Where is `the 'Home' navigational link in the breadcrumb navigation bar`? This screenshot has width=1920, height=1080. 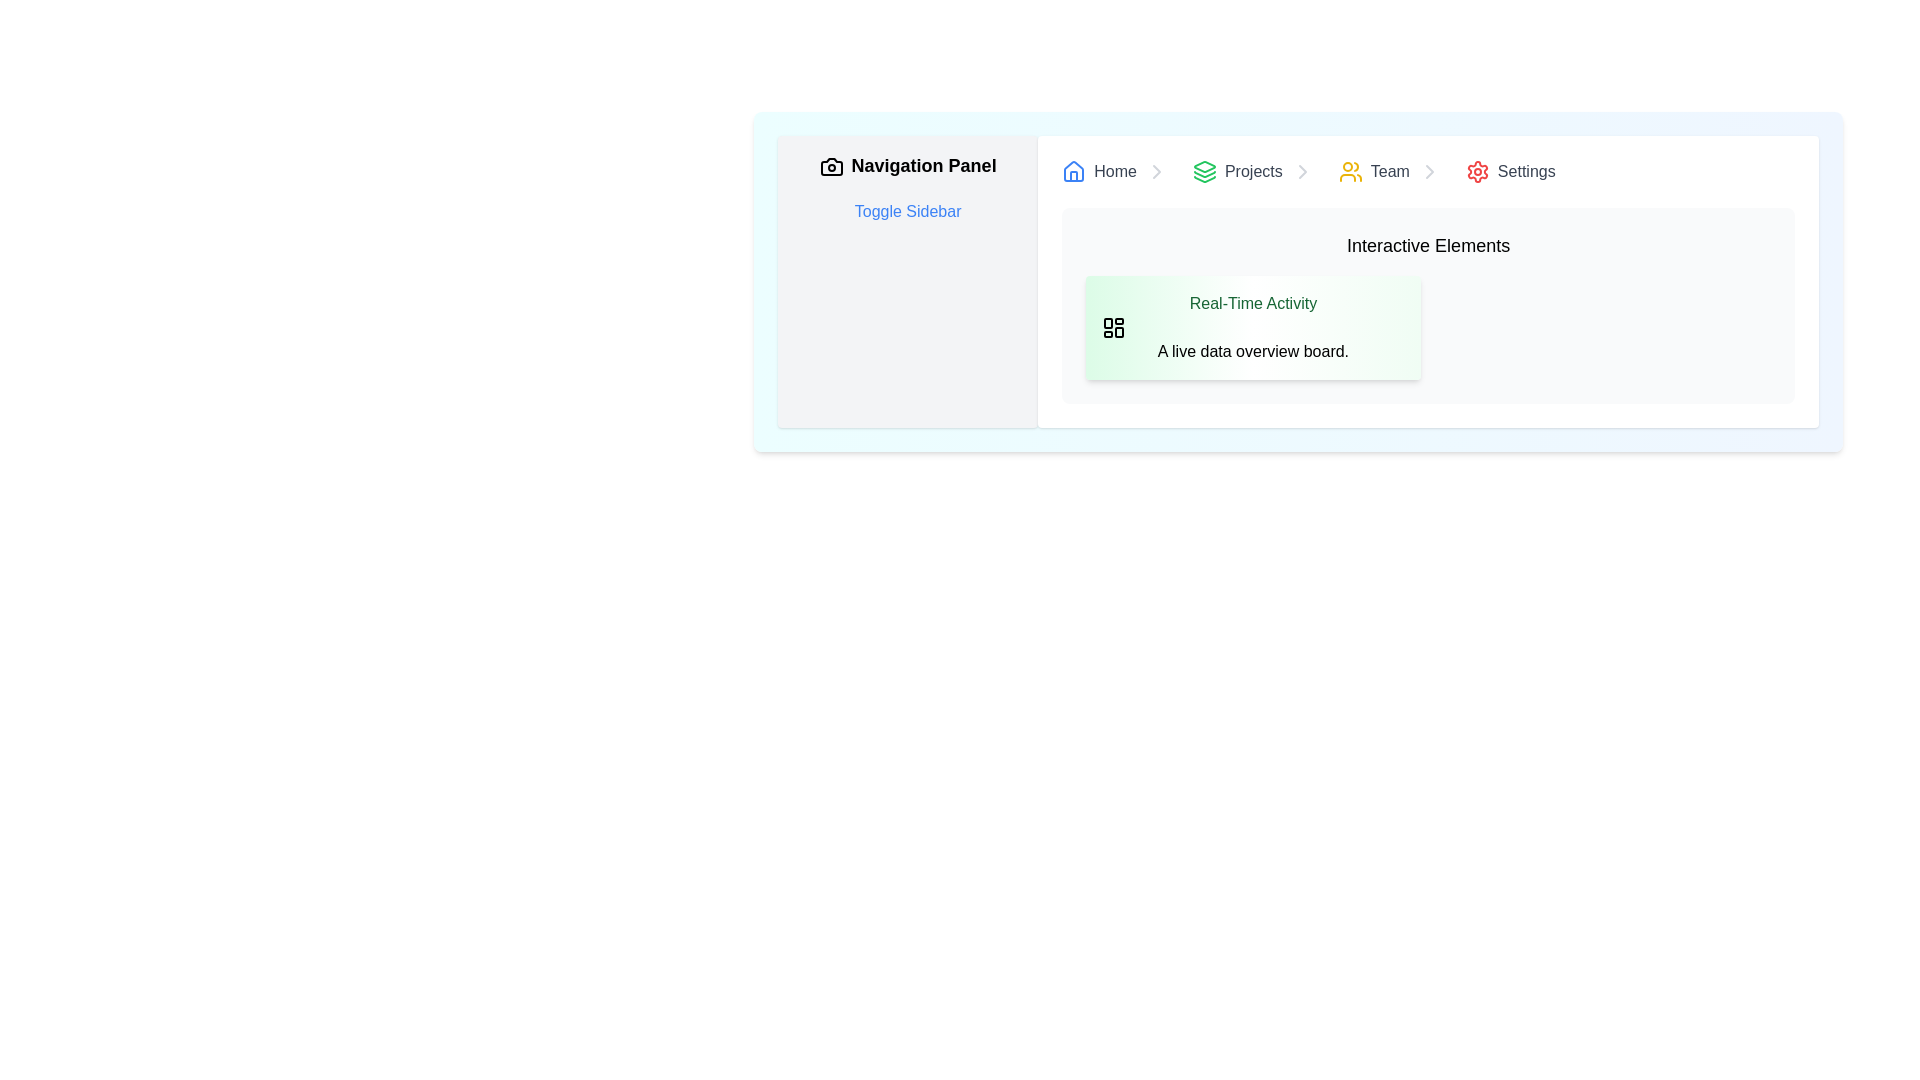
the 'Home' navigational link in the breadcrumb navigation bar is located at coordinates (1098, 171).